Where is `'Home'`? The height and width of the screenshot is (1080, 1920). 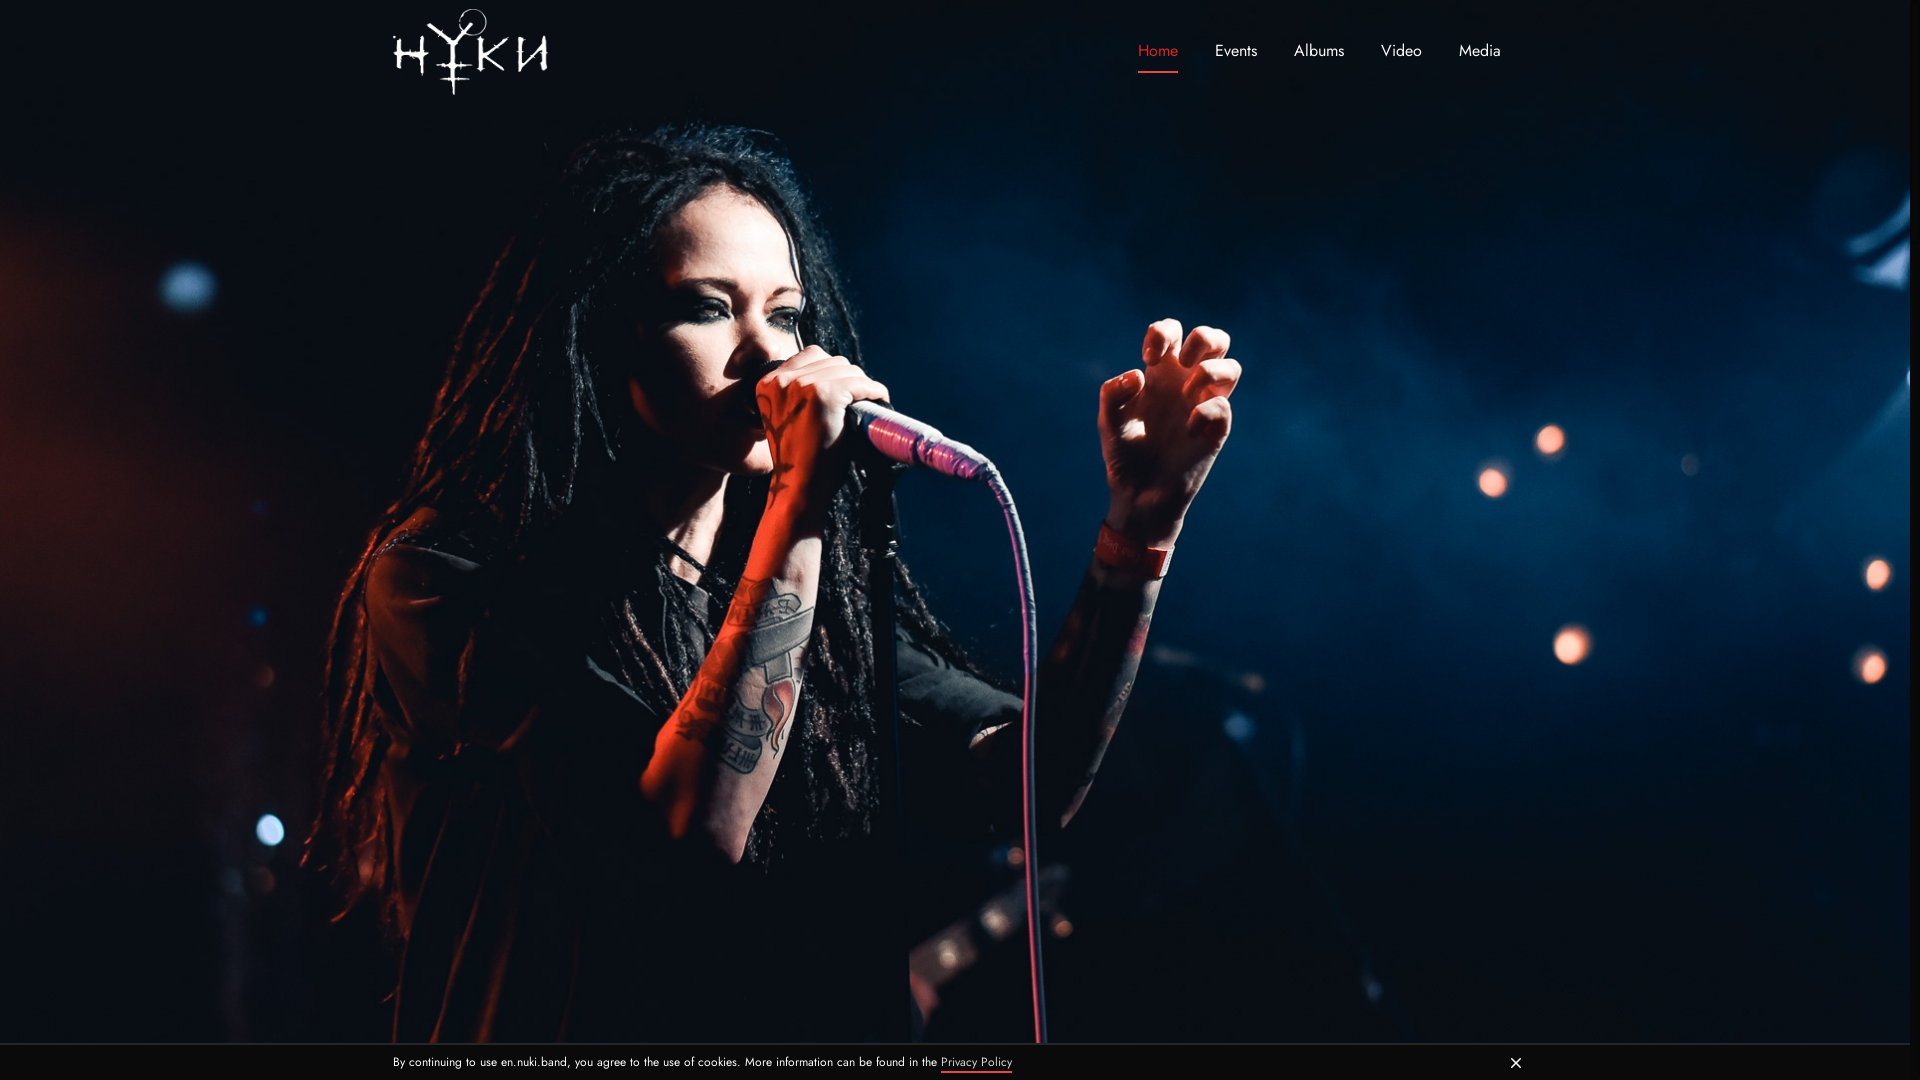
'Home' is located at coordinates (1157, 50).